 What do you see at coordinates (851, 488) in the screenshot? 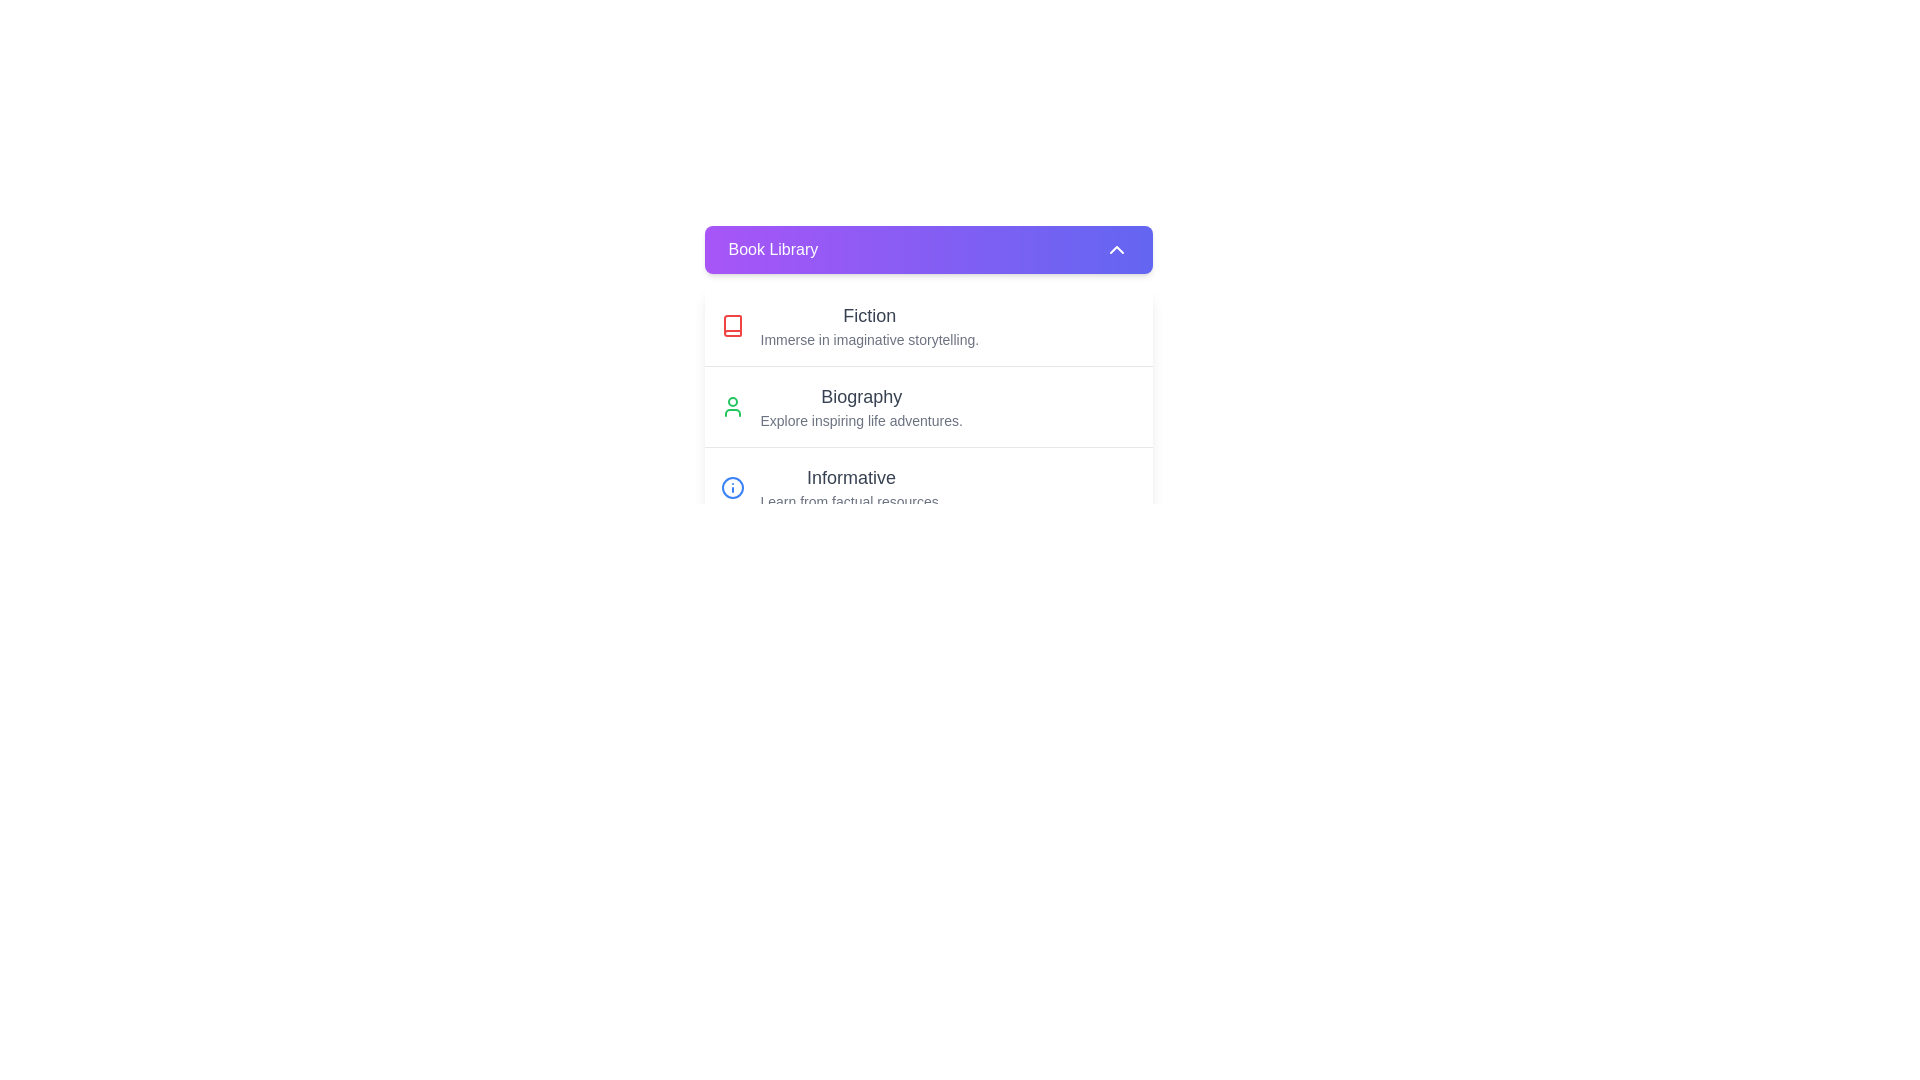
I see `the third item in the vertically aligned list under the header 'Book Library', which serves as a category title for resources that are factual and educational` at bounding box center [851, 488].